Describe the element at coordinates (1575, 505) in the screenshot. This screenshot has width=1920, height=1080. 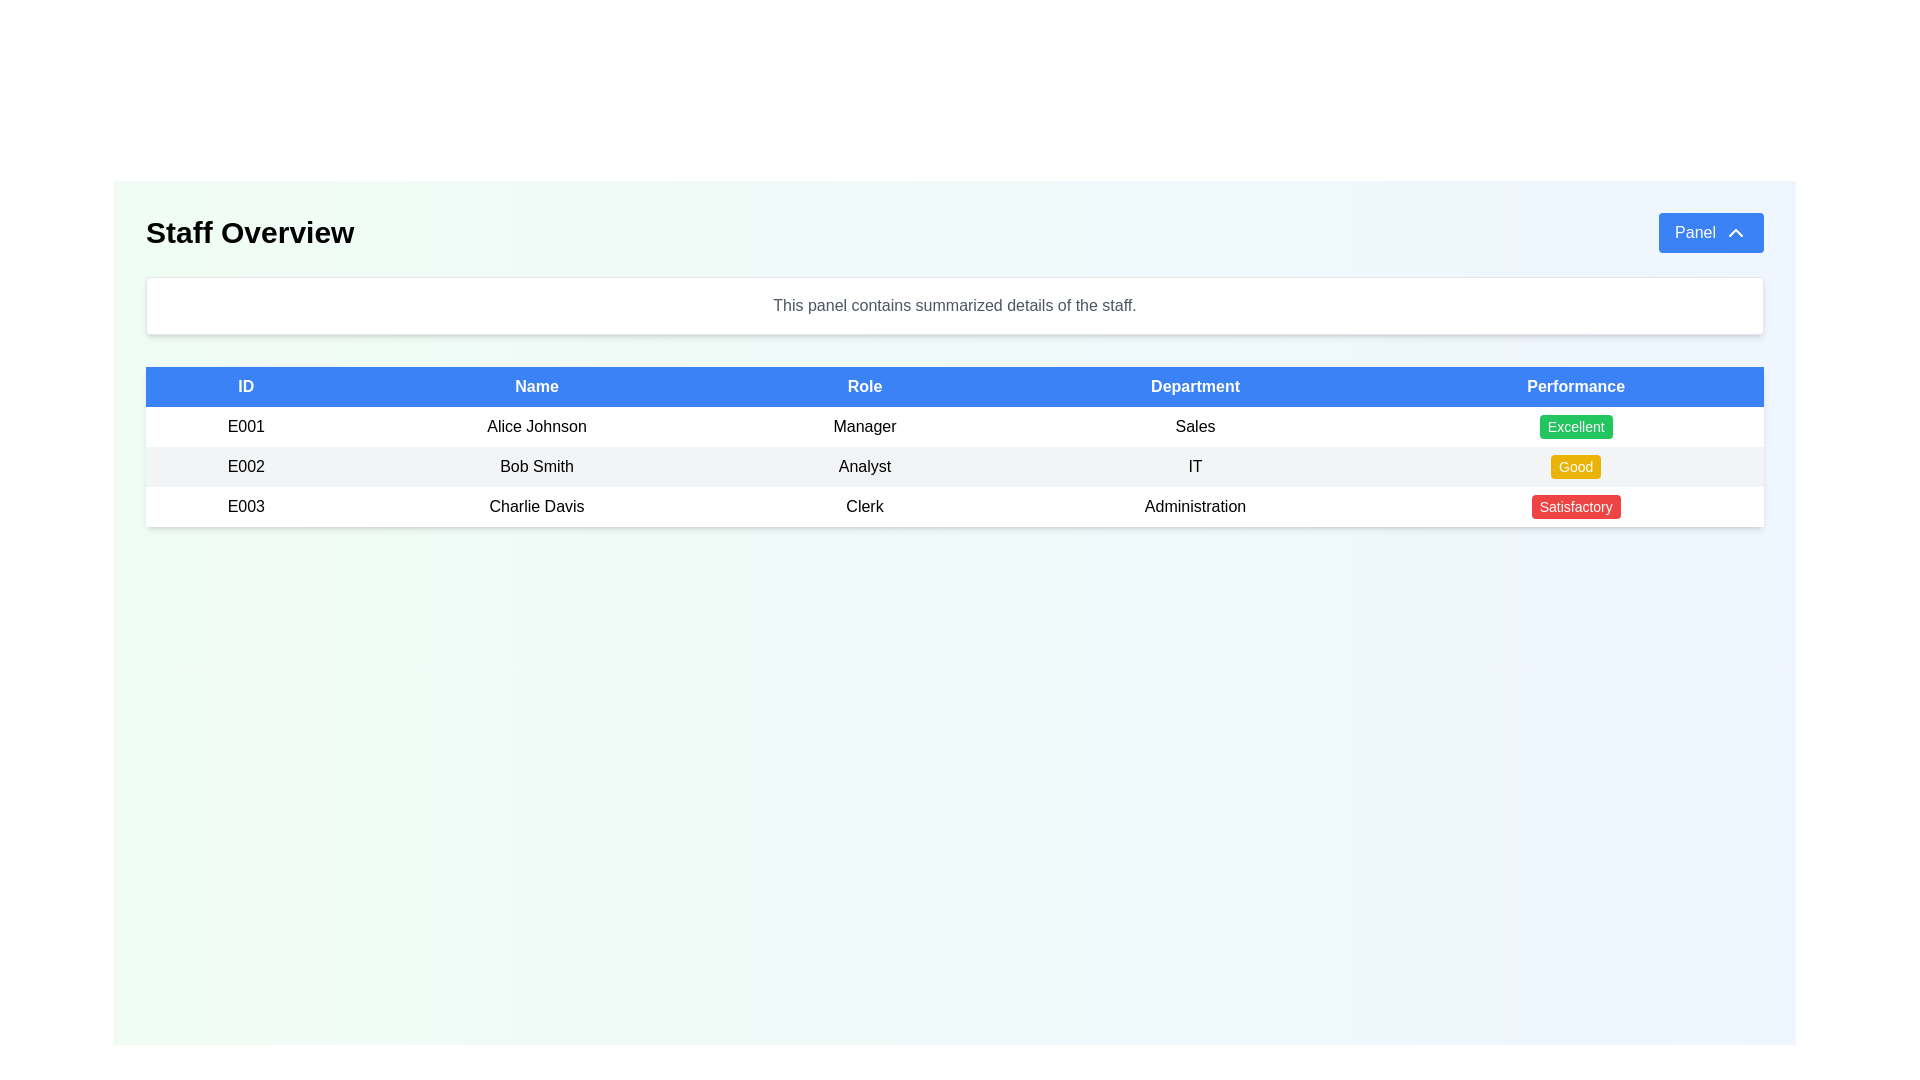
I see `text of the performance indicator badge located in the last row of the table under the 'Performance' column for 'Charlie Davis', aligned in the 'Clerk' role and 'Administration' department` at that location.